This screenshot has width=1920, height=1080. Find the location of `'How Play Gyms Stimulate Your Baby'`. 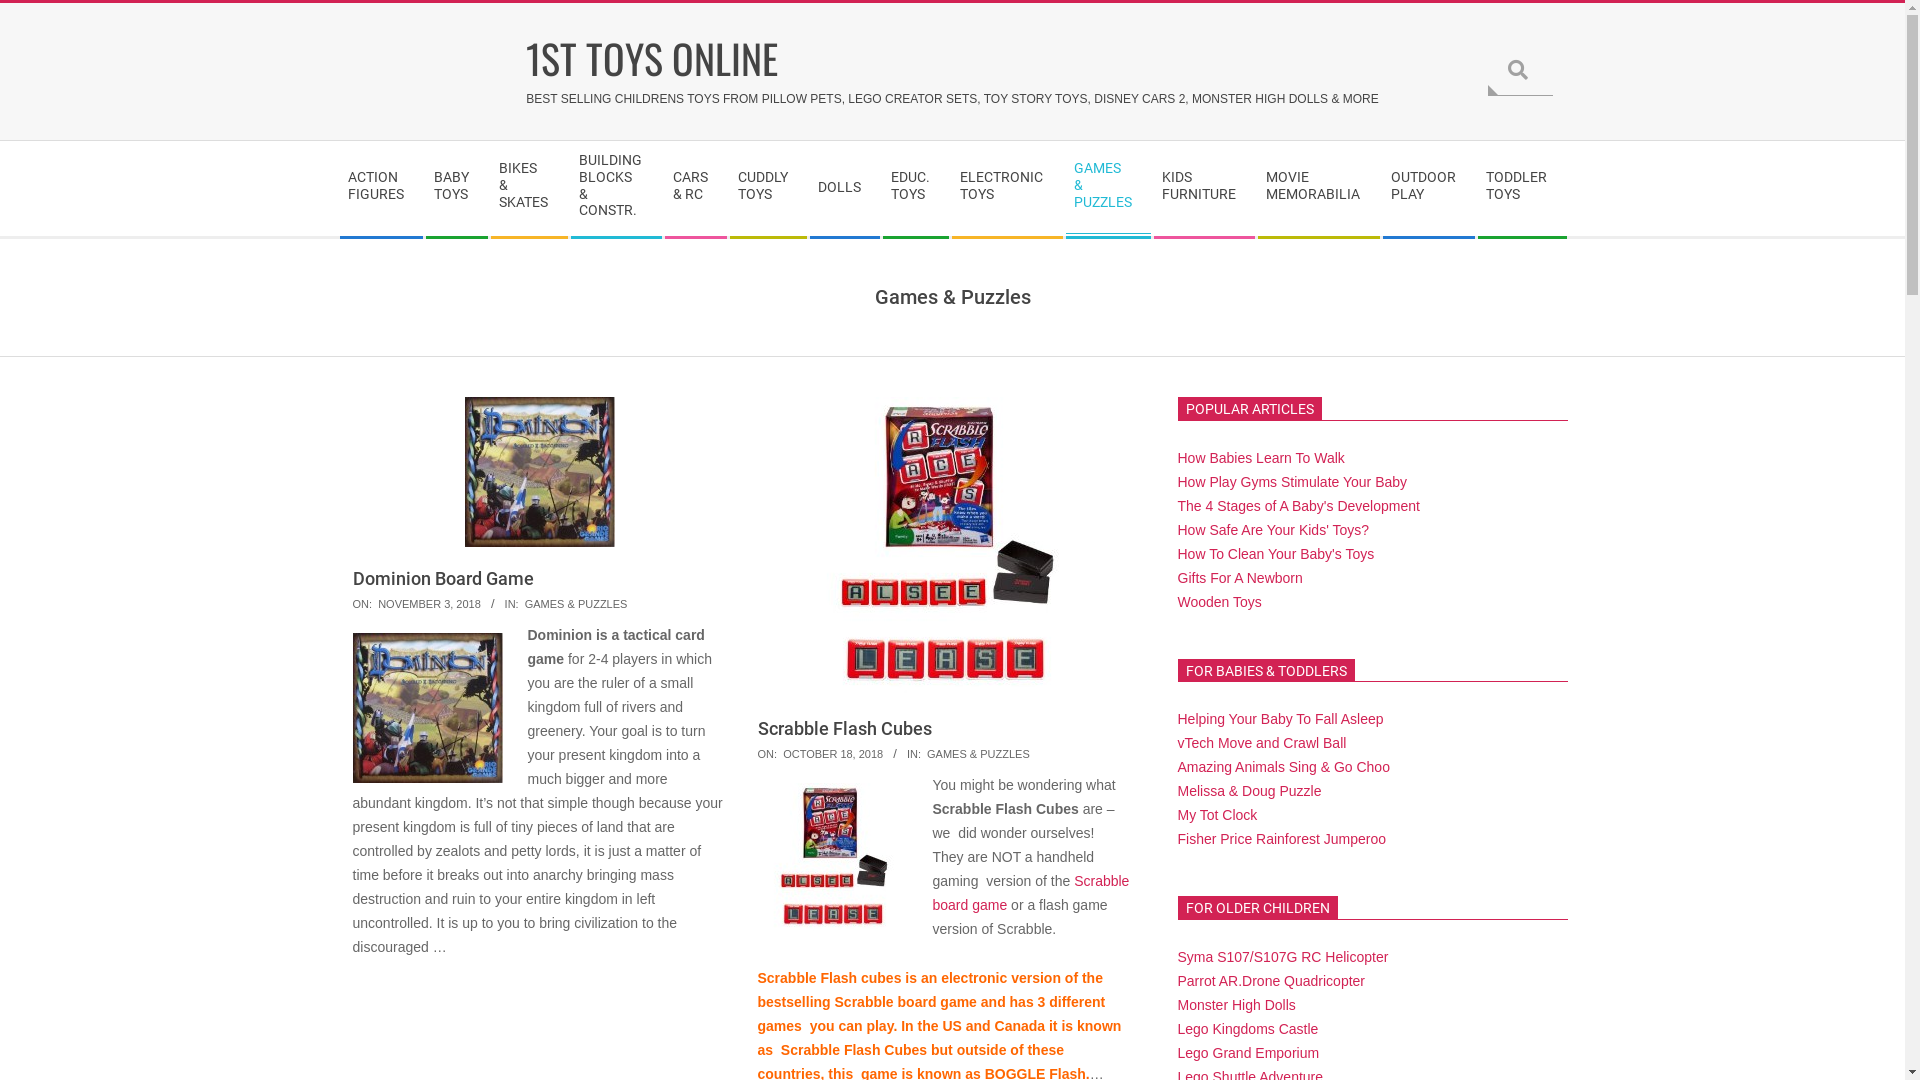

'How Play Gyms Stimulate Your Baby' is located at coordinates (1292, 482).